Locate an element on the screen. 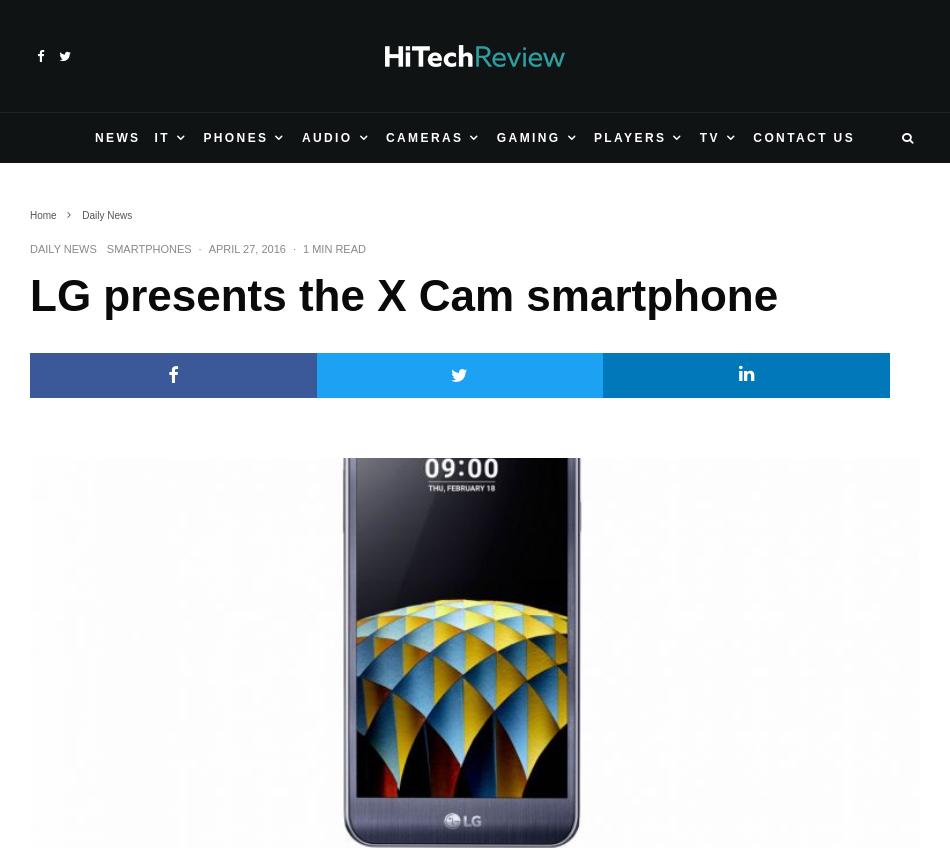  'Samsung works on quantum dot TVs, postpones OLED' is located at coordinates (790, 434).